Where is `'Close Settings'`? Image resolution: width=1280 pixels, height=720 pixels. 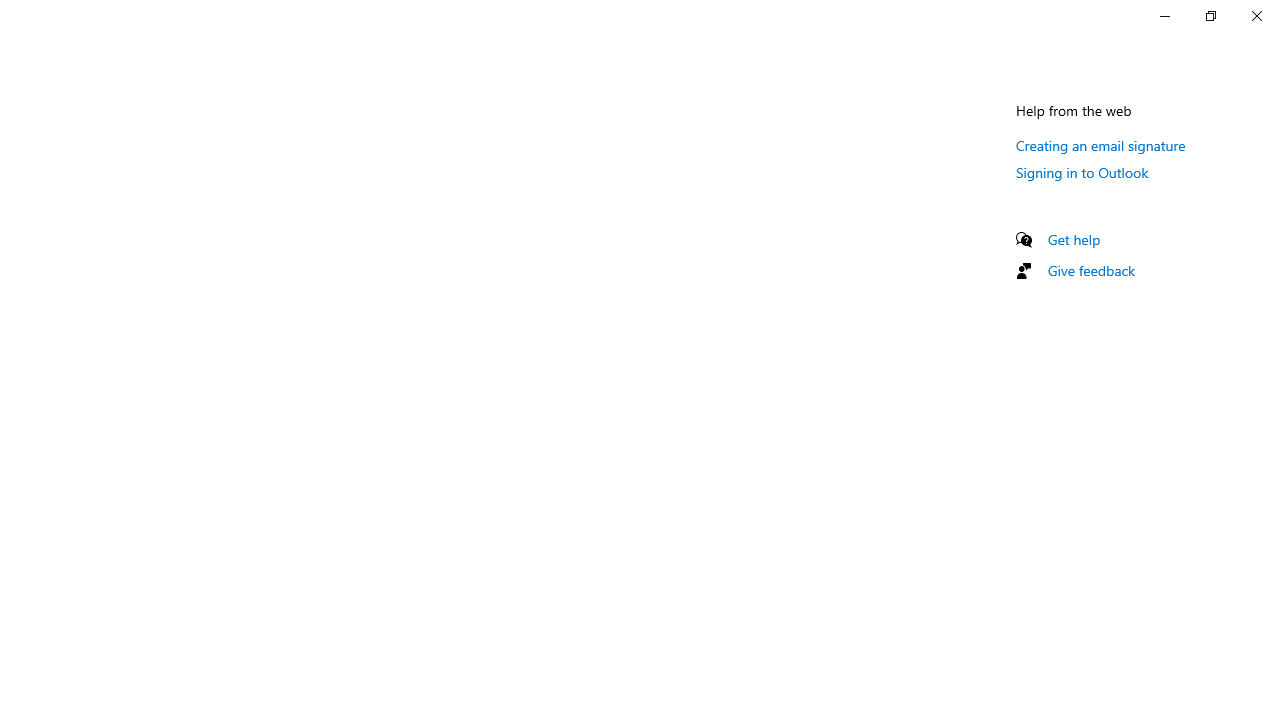
'Close Settings' is located at coordinates (1255, 15).